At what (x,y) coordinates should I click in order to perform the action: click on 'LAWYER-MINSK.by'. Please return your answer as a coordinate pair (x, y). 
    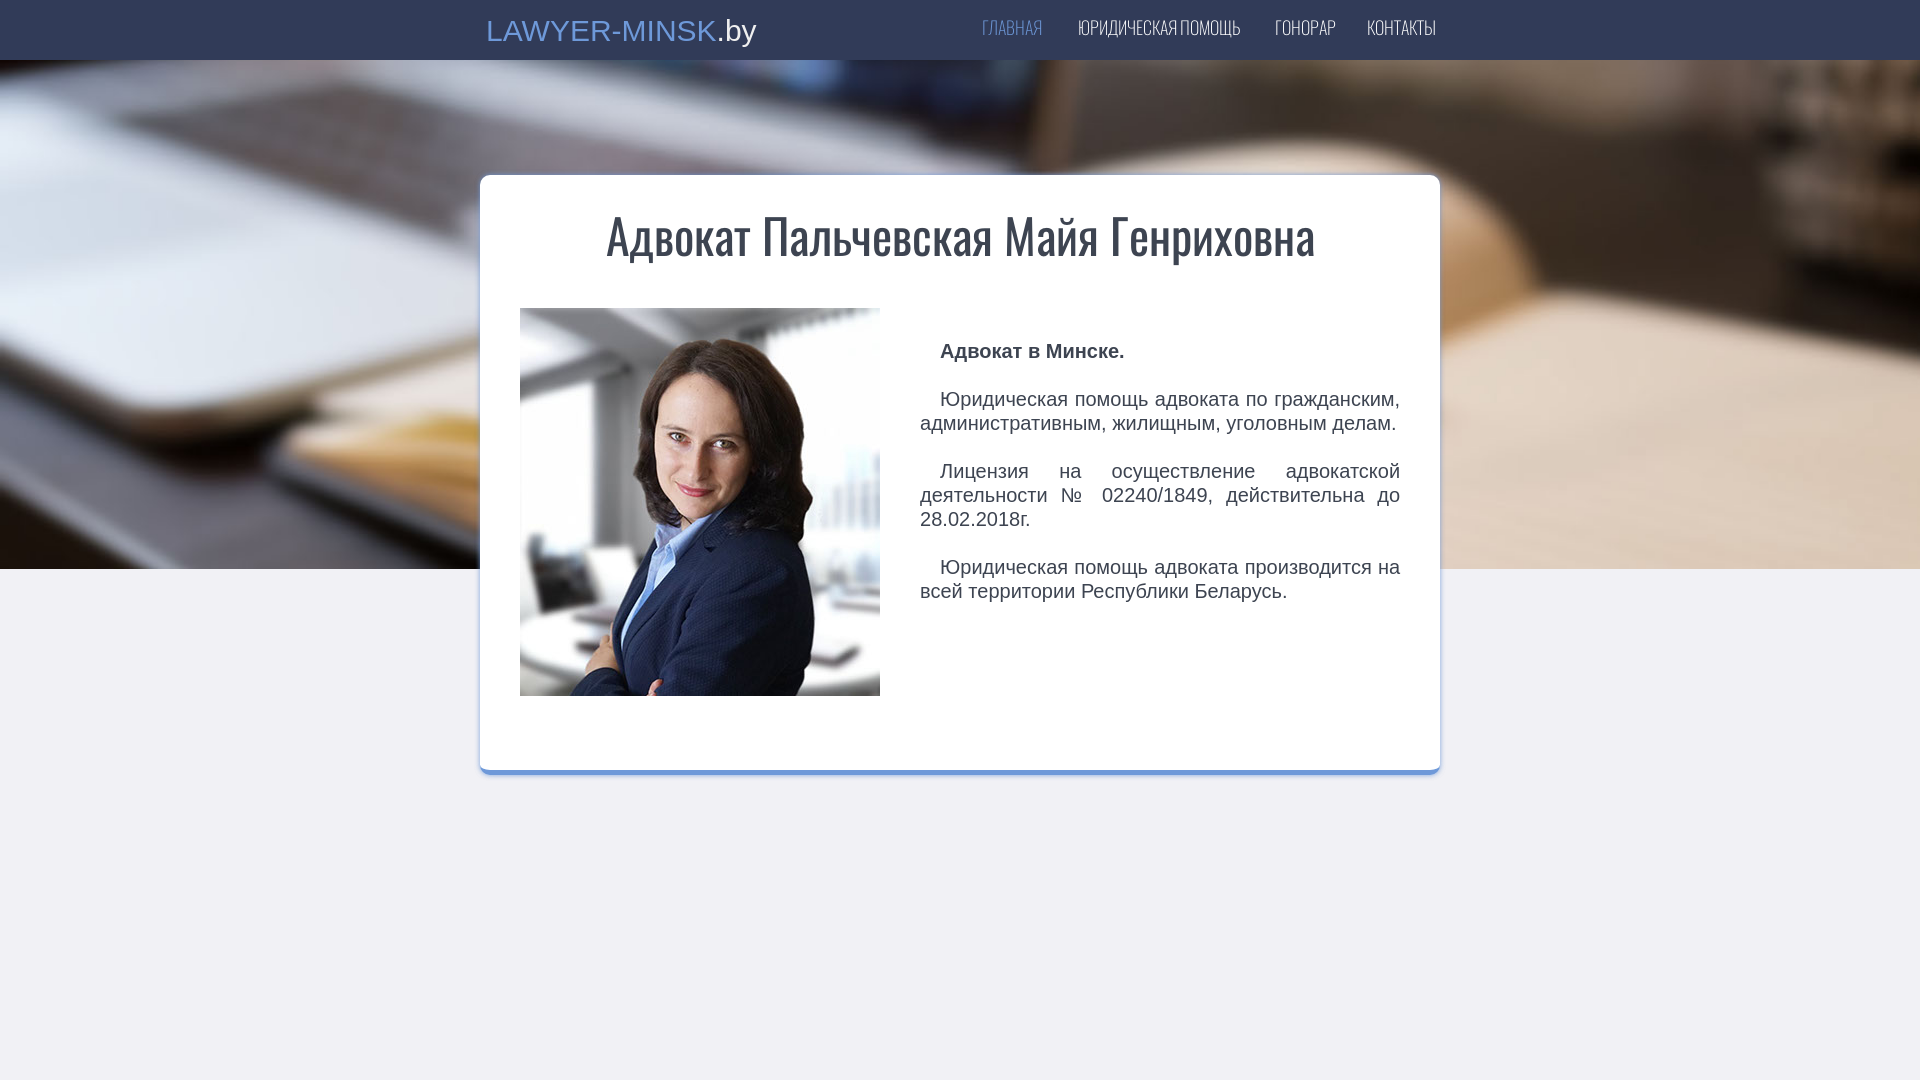
    Looking at the image, I should click on (624, 34).